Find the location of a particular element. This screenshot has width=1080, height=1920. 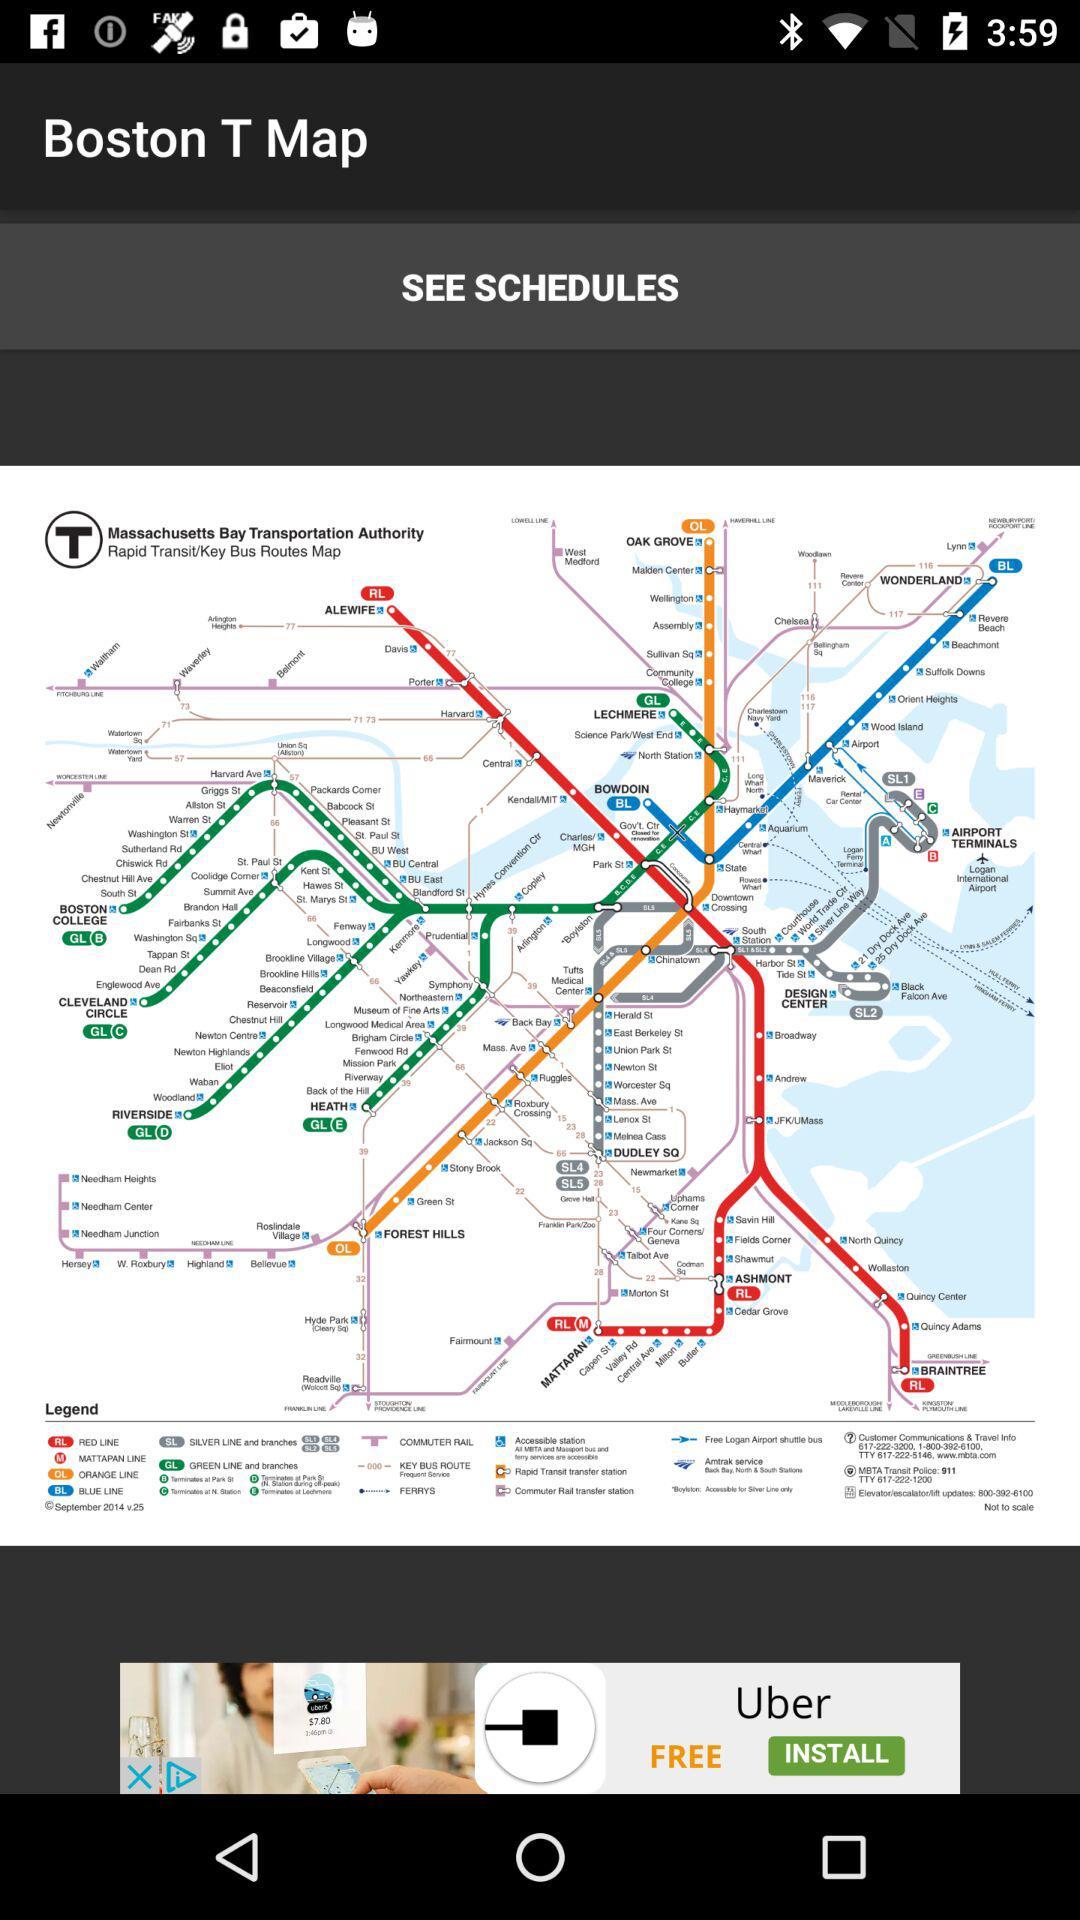

advertiser site is located at coordinates (540, 1727).